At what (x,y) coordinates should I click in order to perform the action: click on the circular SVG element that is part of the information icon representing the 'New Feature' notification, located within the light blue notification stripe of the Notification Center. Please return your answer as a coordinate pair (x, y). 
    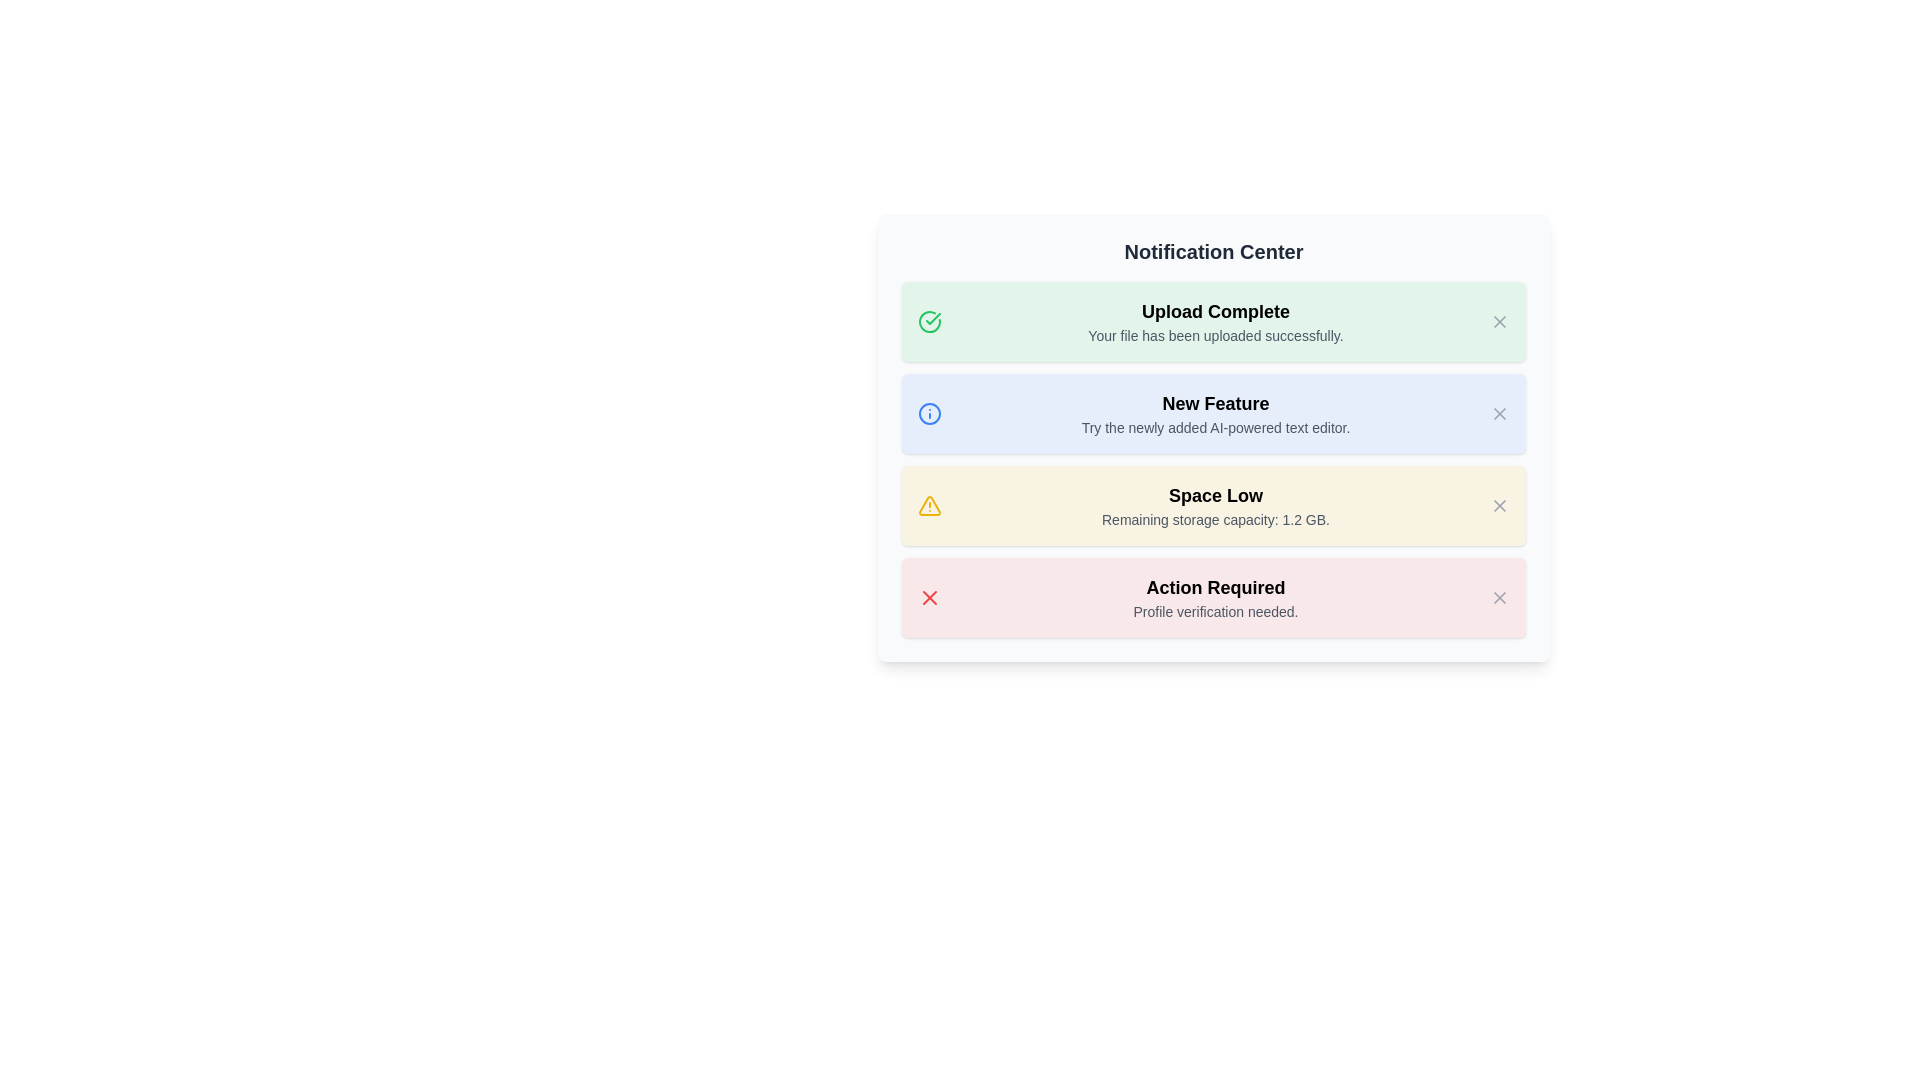
    Looking at the image, I should click on (929, 412).